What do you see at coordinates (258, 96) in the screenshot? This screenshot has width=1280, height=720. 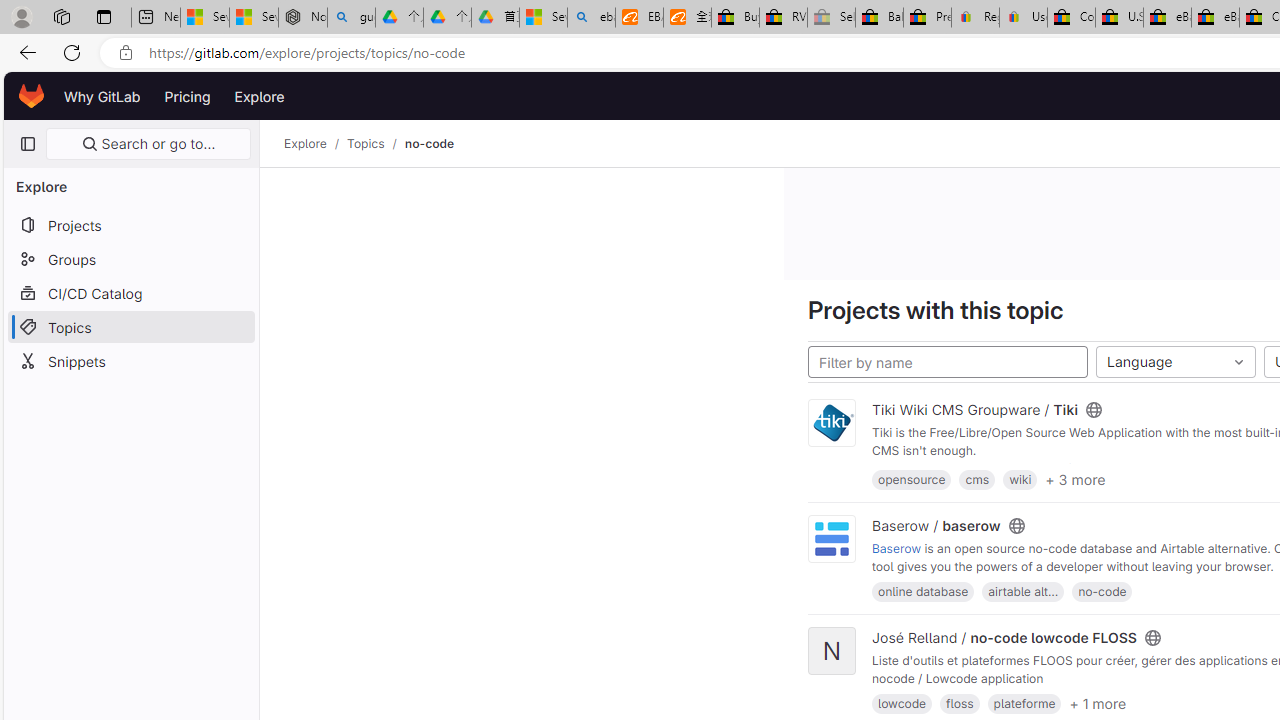 I see `'Explore'` at bounding box center [258, 96].